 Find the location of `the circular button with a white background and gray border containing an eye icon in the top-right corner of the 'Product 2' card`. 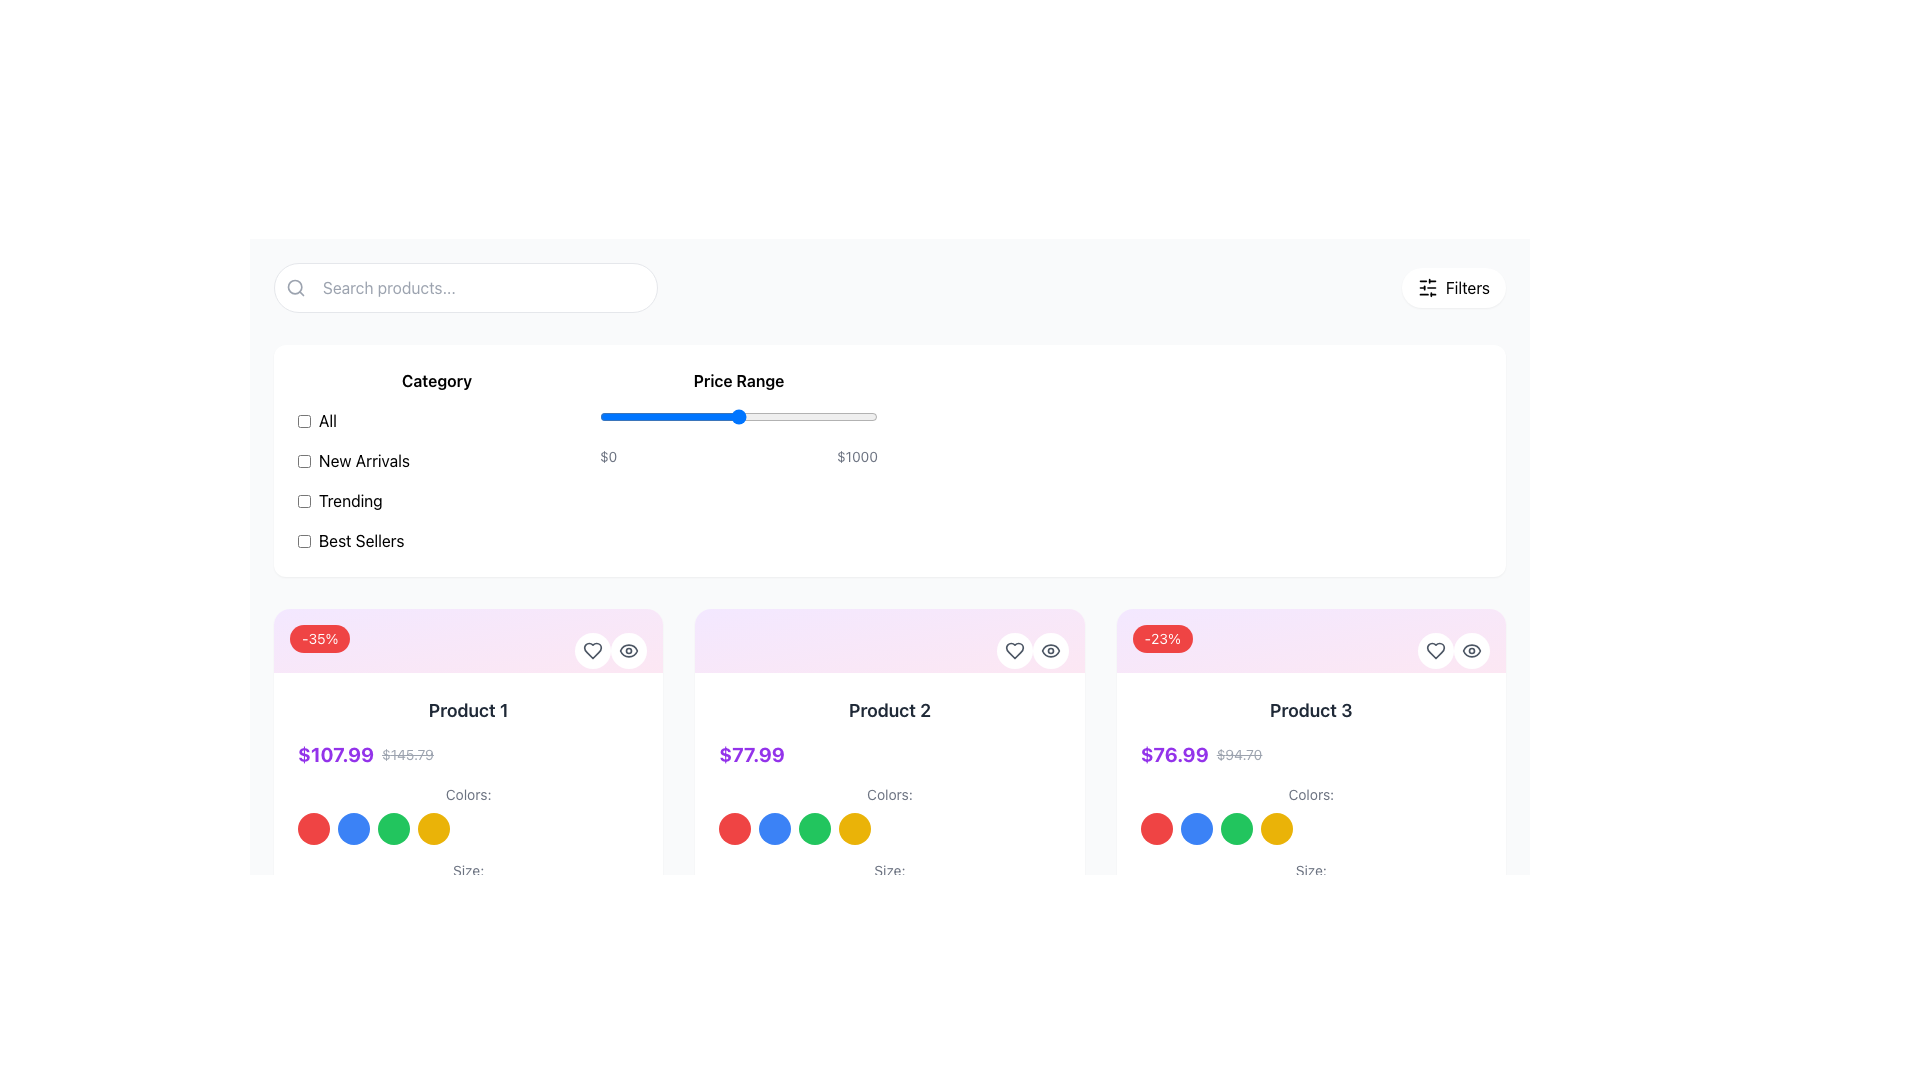

the circular button with a white background and gray border containing an eye icon in the top-right corner of the 'Product 2' card is located at coordinates (1049, 651).